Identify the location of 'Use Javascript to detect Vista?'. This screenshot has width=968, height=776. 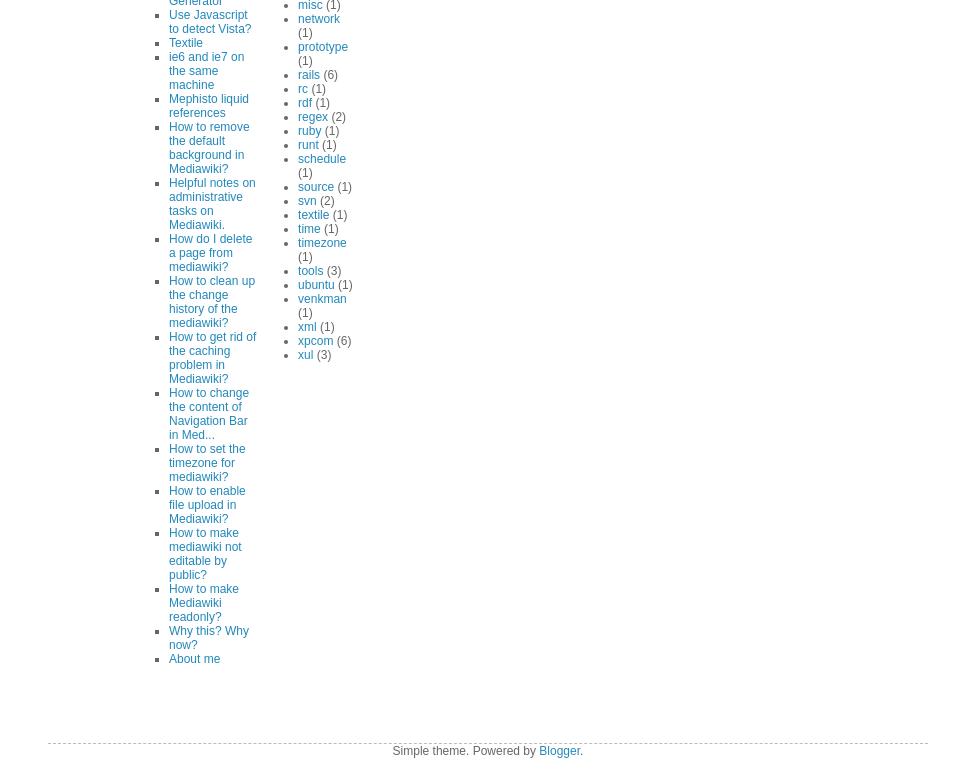
(169, 21).